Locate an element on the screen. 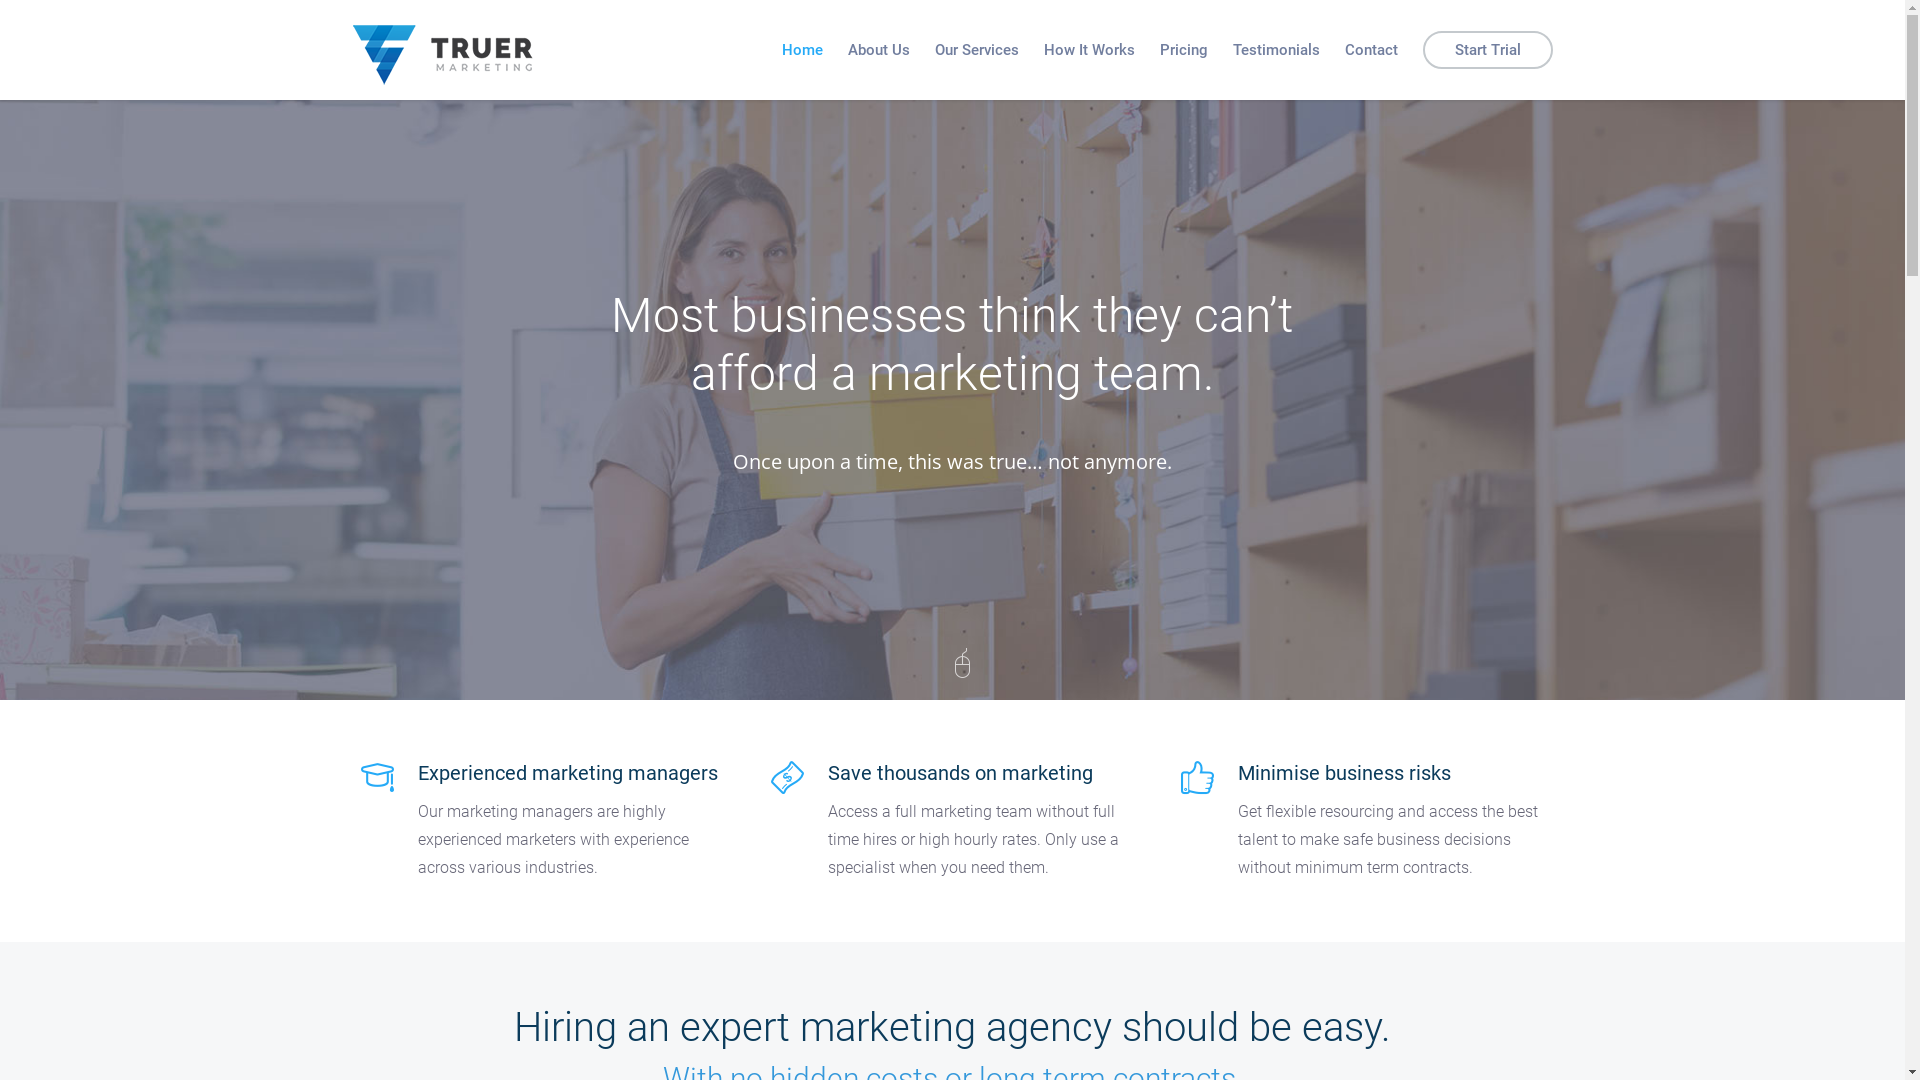  'Contact' is located at coordinates (1369, 49).